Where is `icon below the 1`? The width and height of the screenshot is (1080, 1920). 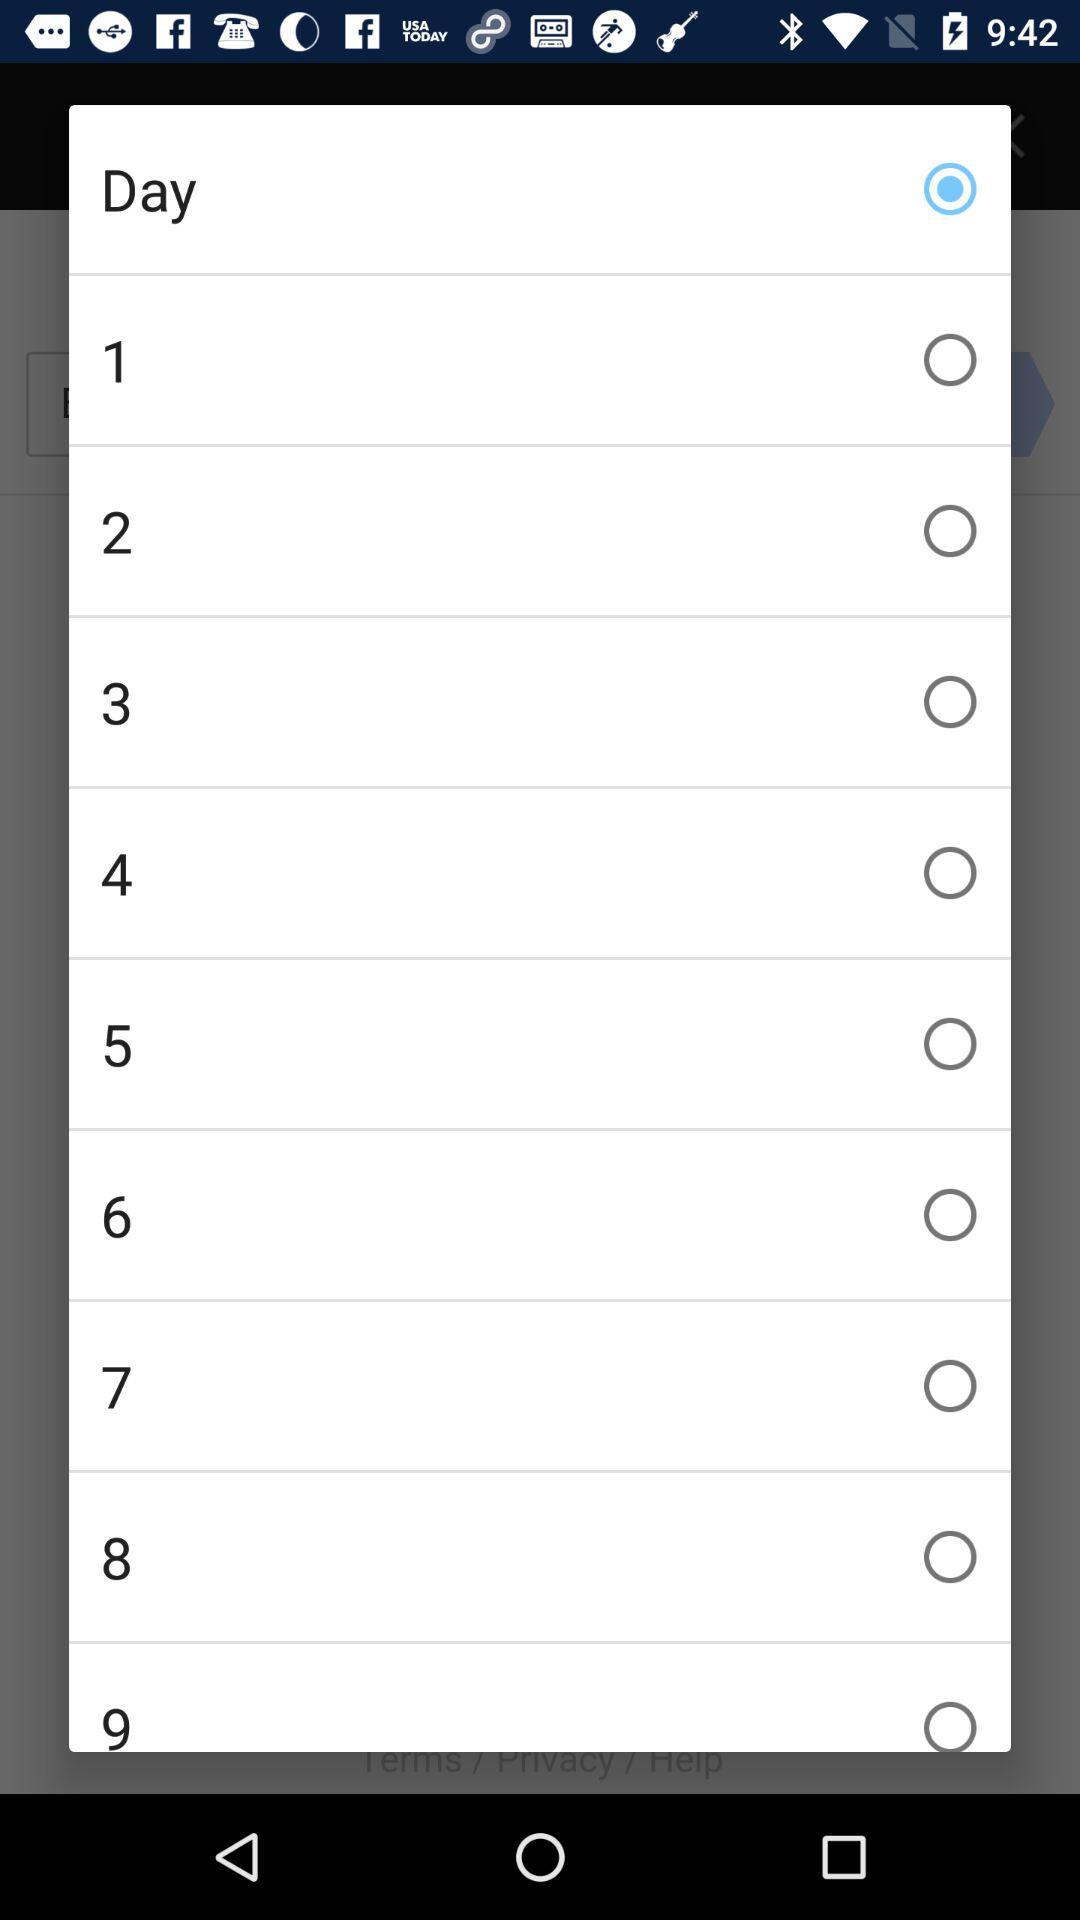
icon below the 1 is located at coordinates (540, 531).